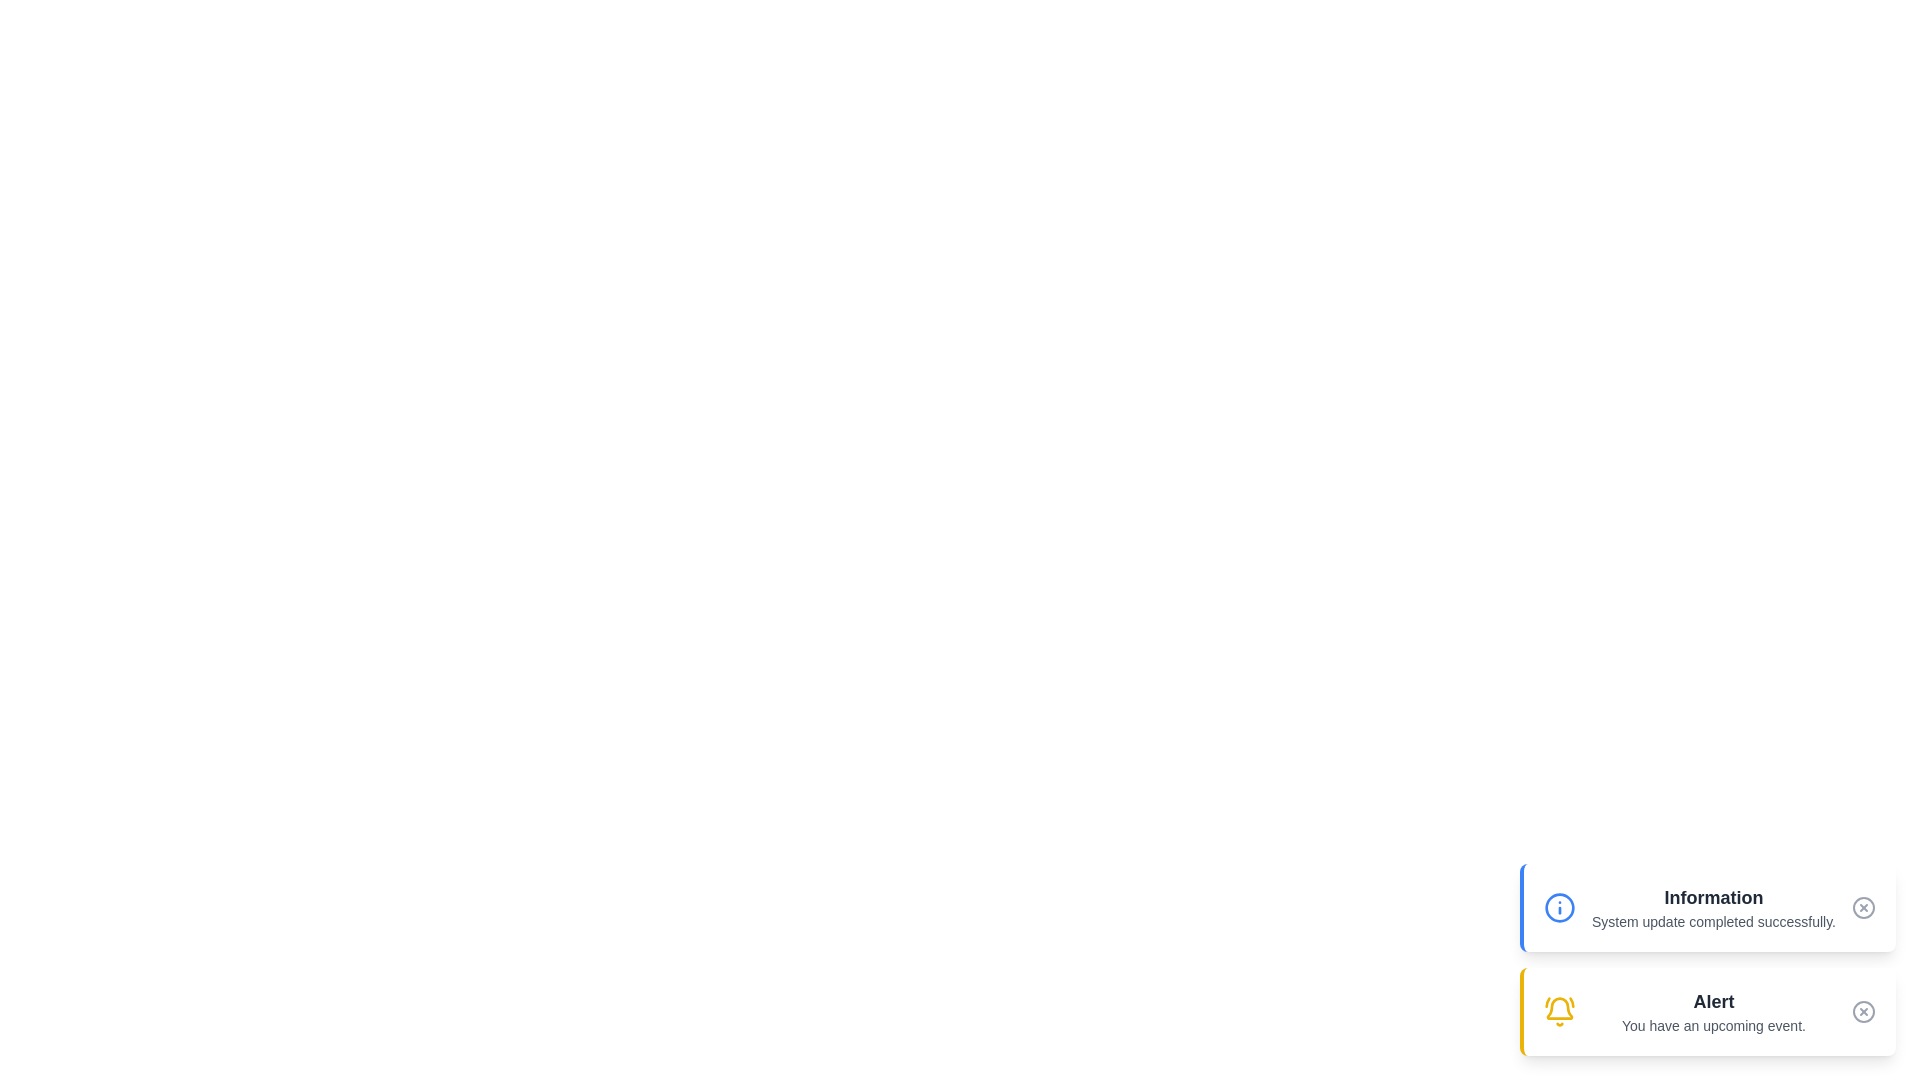  Describe the element at coordinates (1559, 907) in the screenshot. I see `the icon of the notification titled 'Information'` at that location.